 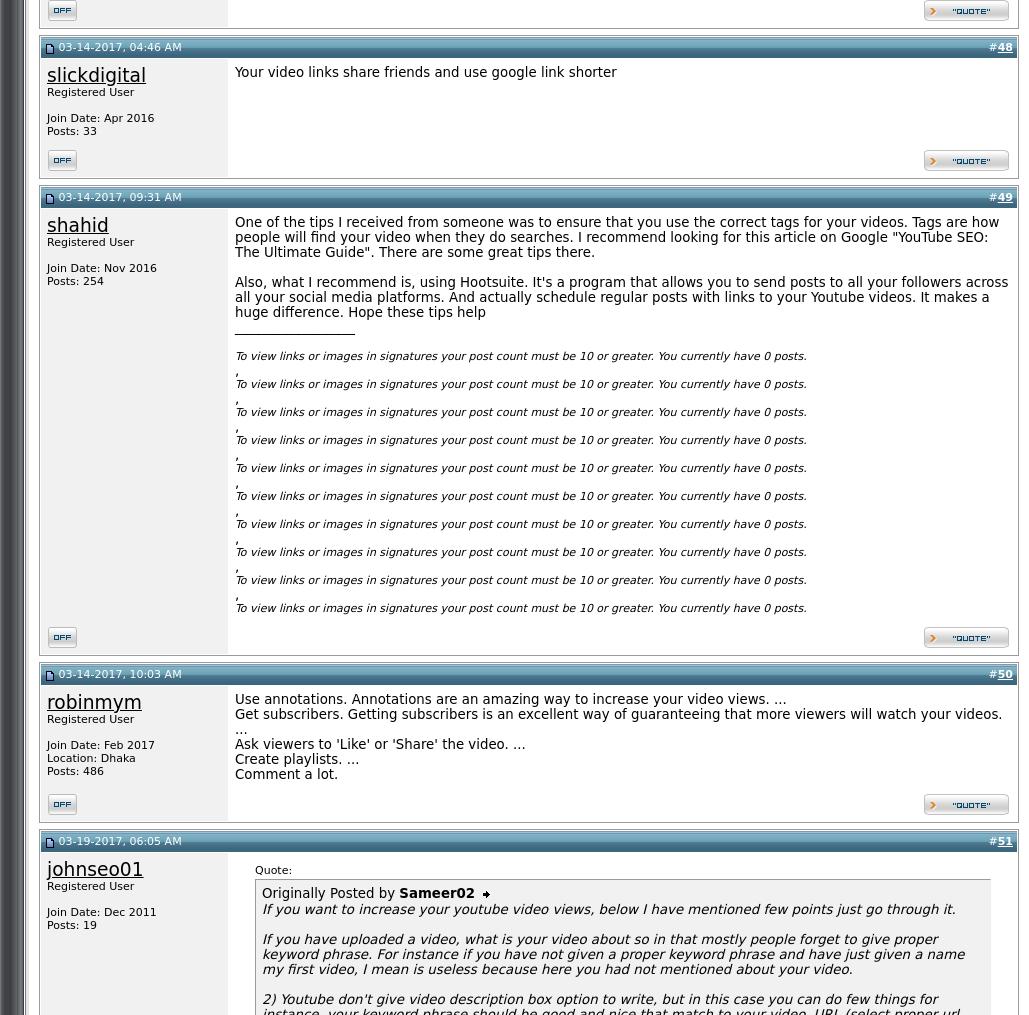 What do you see at coordinates (93, 869) in the screenshot?
I see `'johnseo01'` at bounding box center [93, 869].